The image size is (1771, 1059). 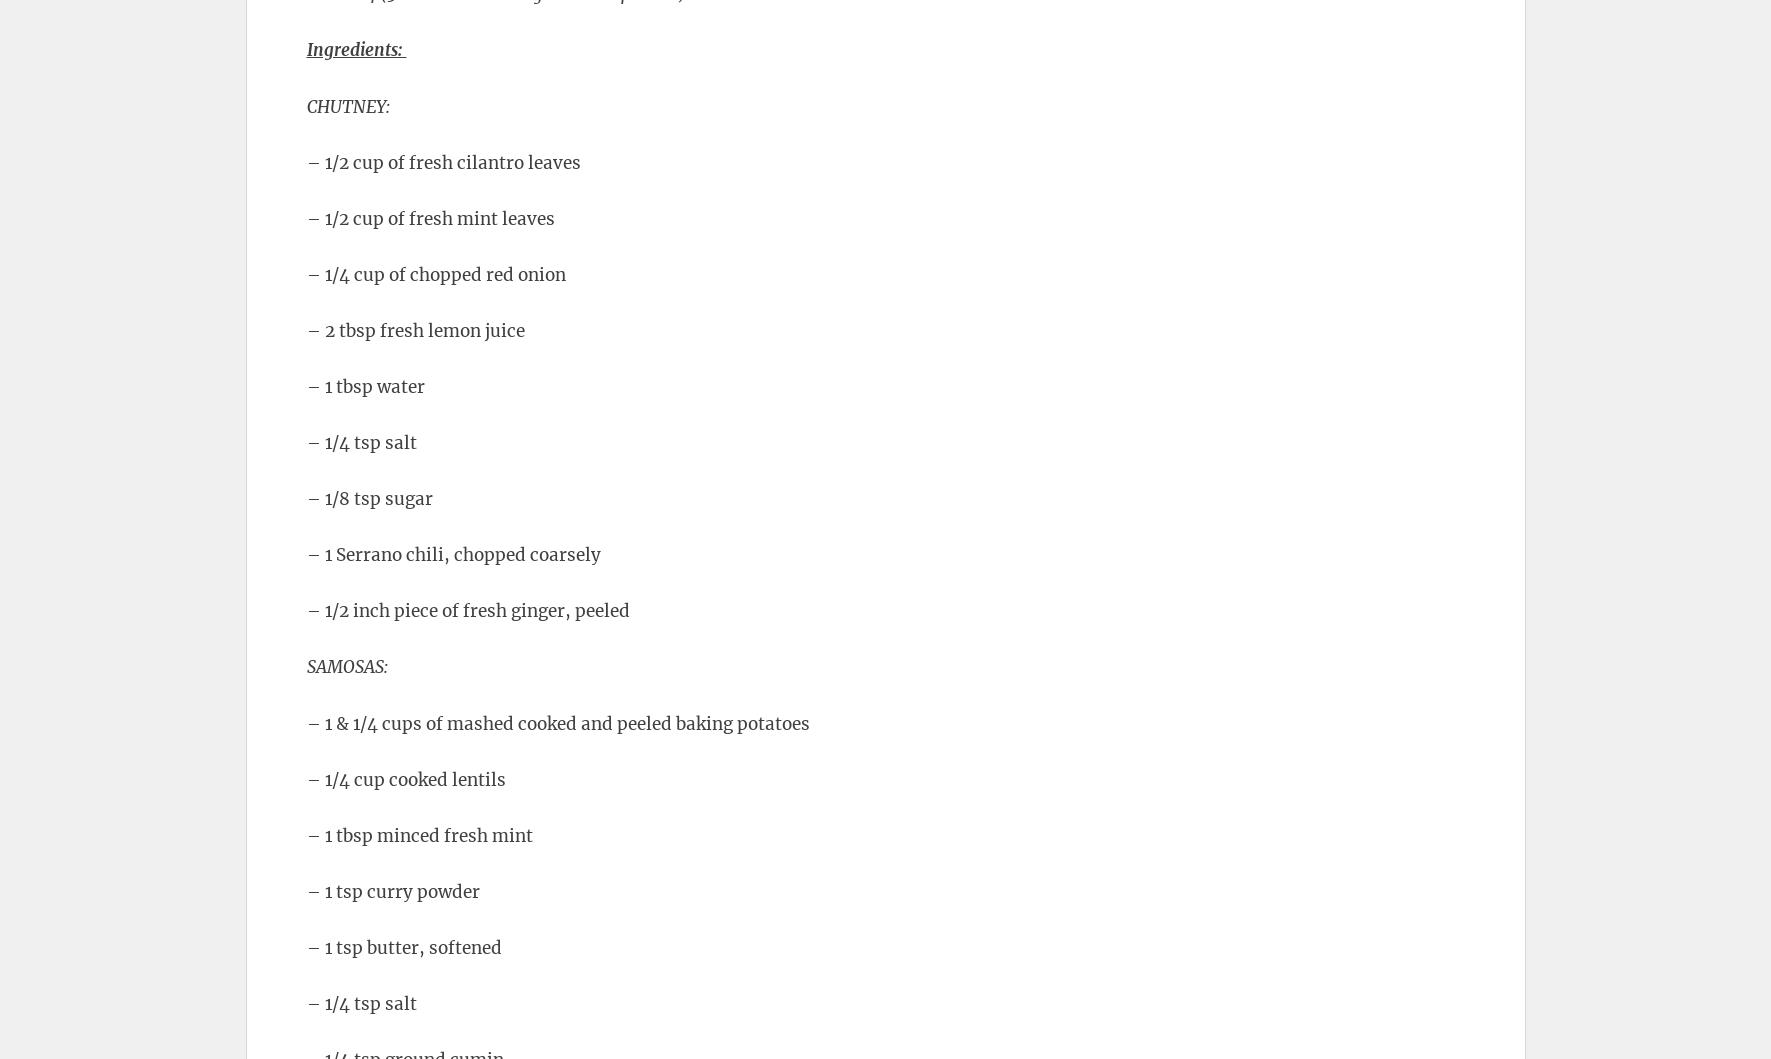 What do you see at coordinates (435, 273) in the screenshot?
I see `'– 1/4 cup of chopped red onion'` at bounding box center [435, 273].